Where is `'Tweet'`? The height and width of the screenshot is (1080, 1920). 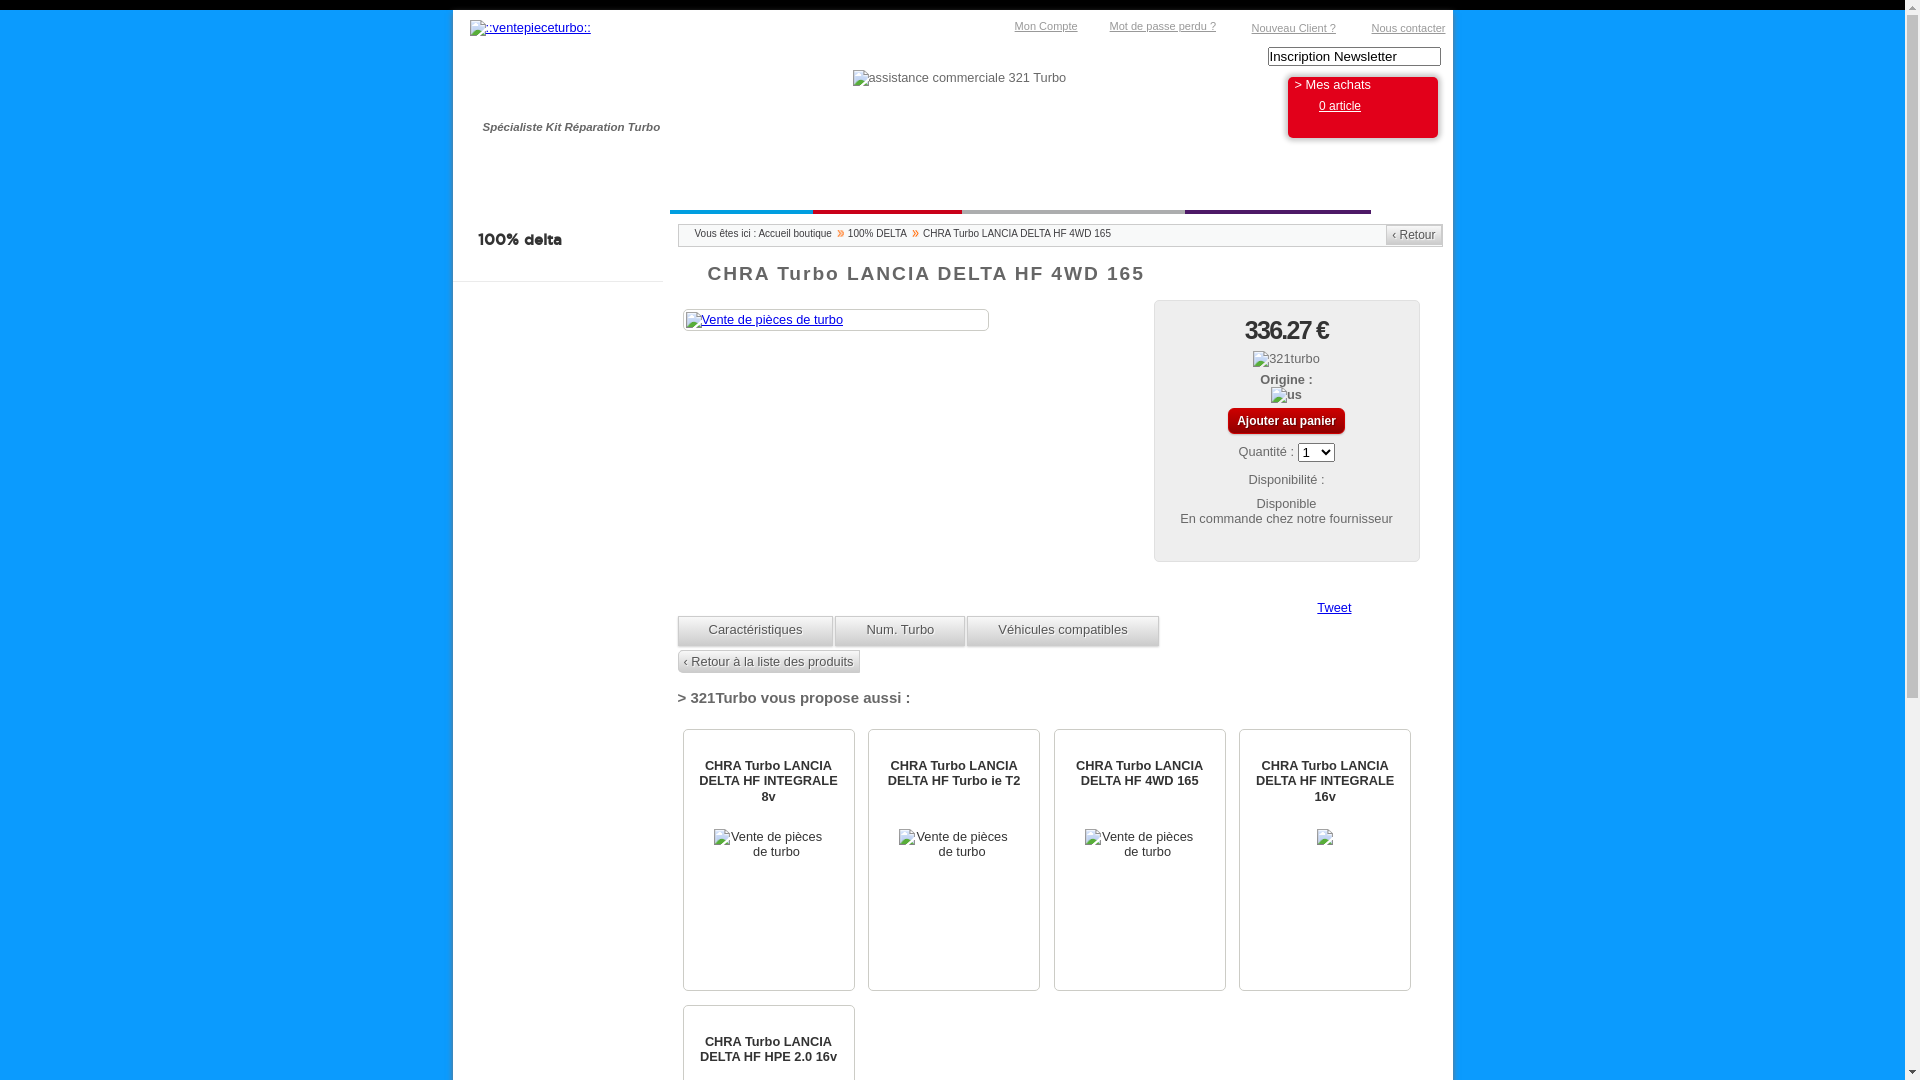 'Tweet' is located at coordinates (1316, 606).